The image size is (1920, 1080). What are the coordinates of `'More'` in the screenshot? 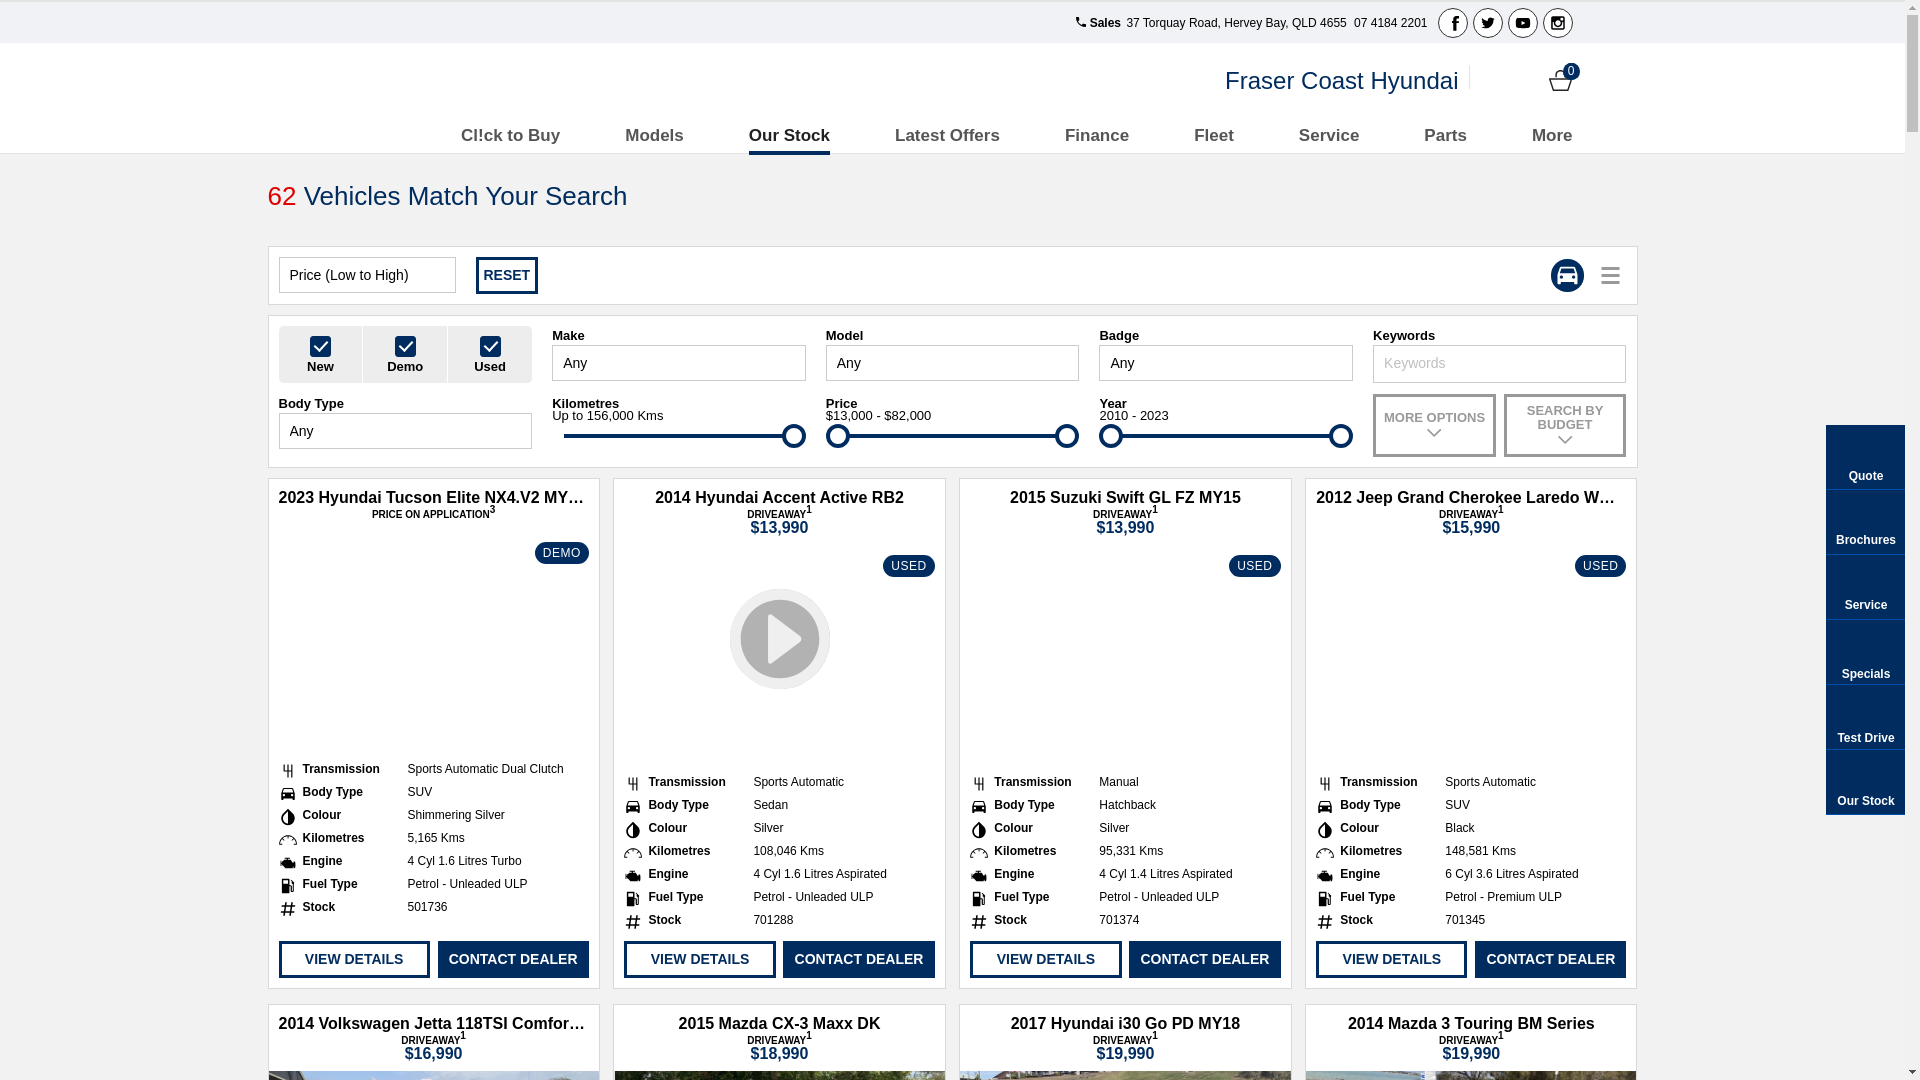 It's located at (1551, 135).